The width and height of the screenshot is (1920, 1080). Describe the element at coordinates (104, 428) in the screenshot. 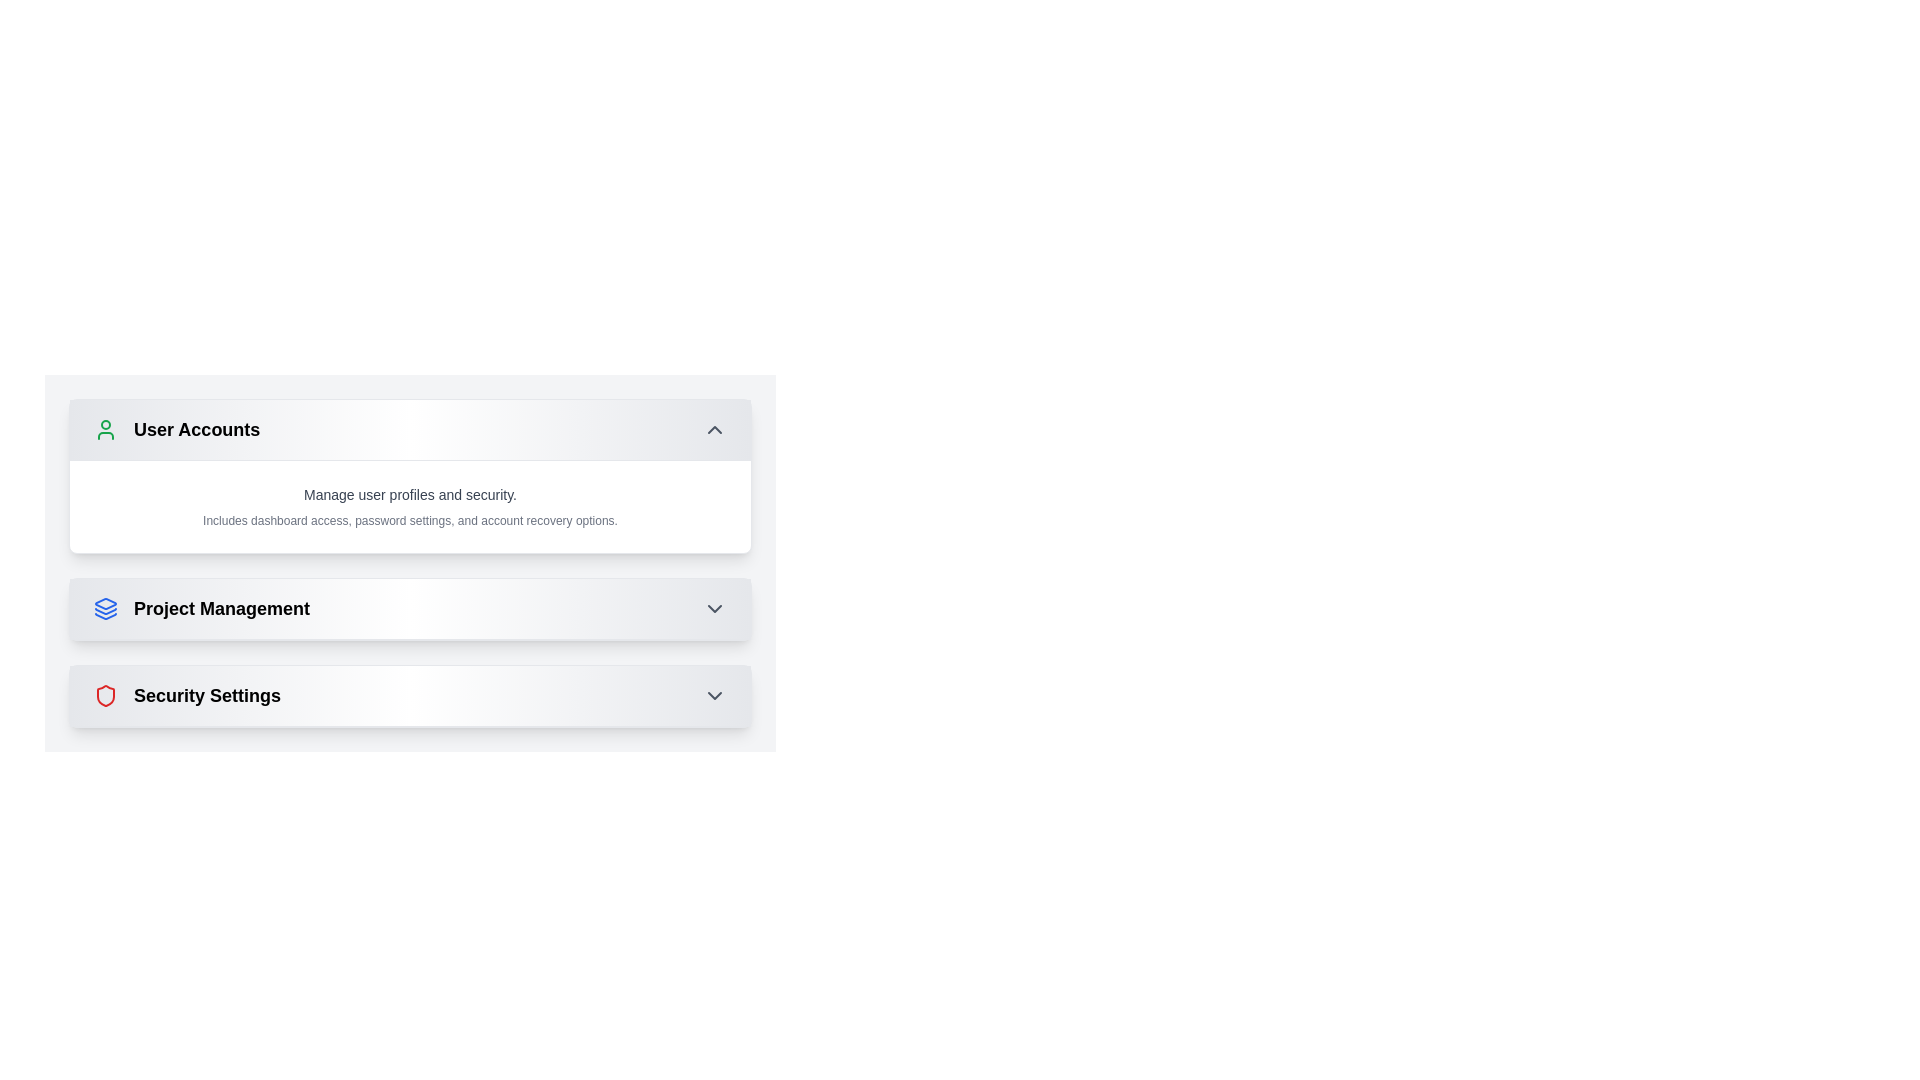

I see `the user-related functionalities icon located at the leftmost part of the 'User Accounts' section, directly preceding the section title` at that location.